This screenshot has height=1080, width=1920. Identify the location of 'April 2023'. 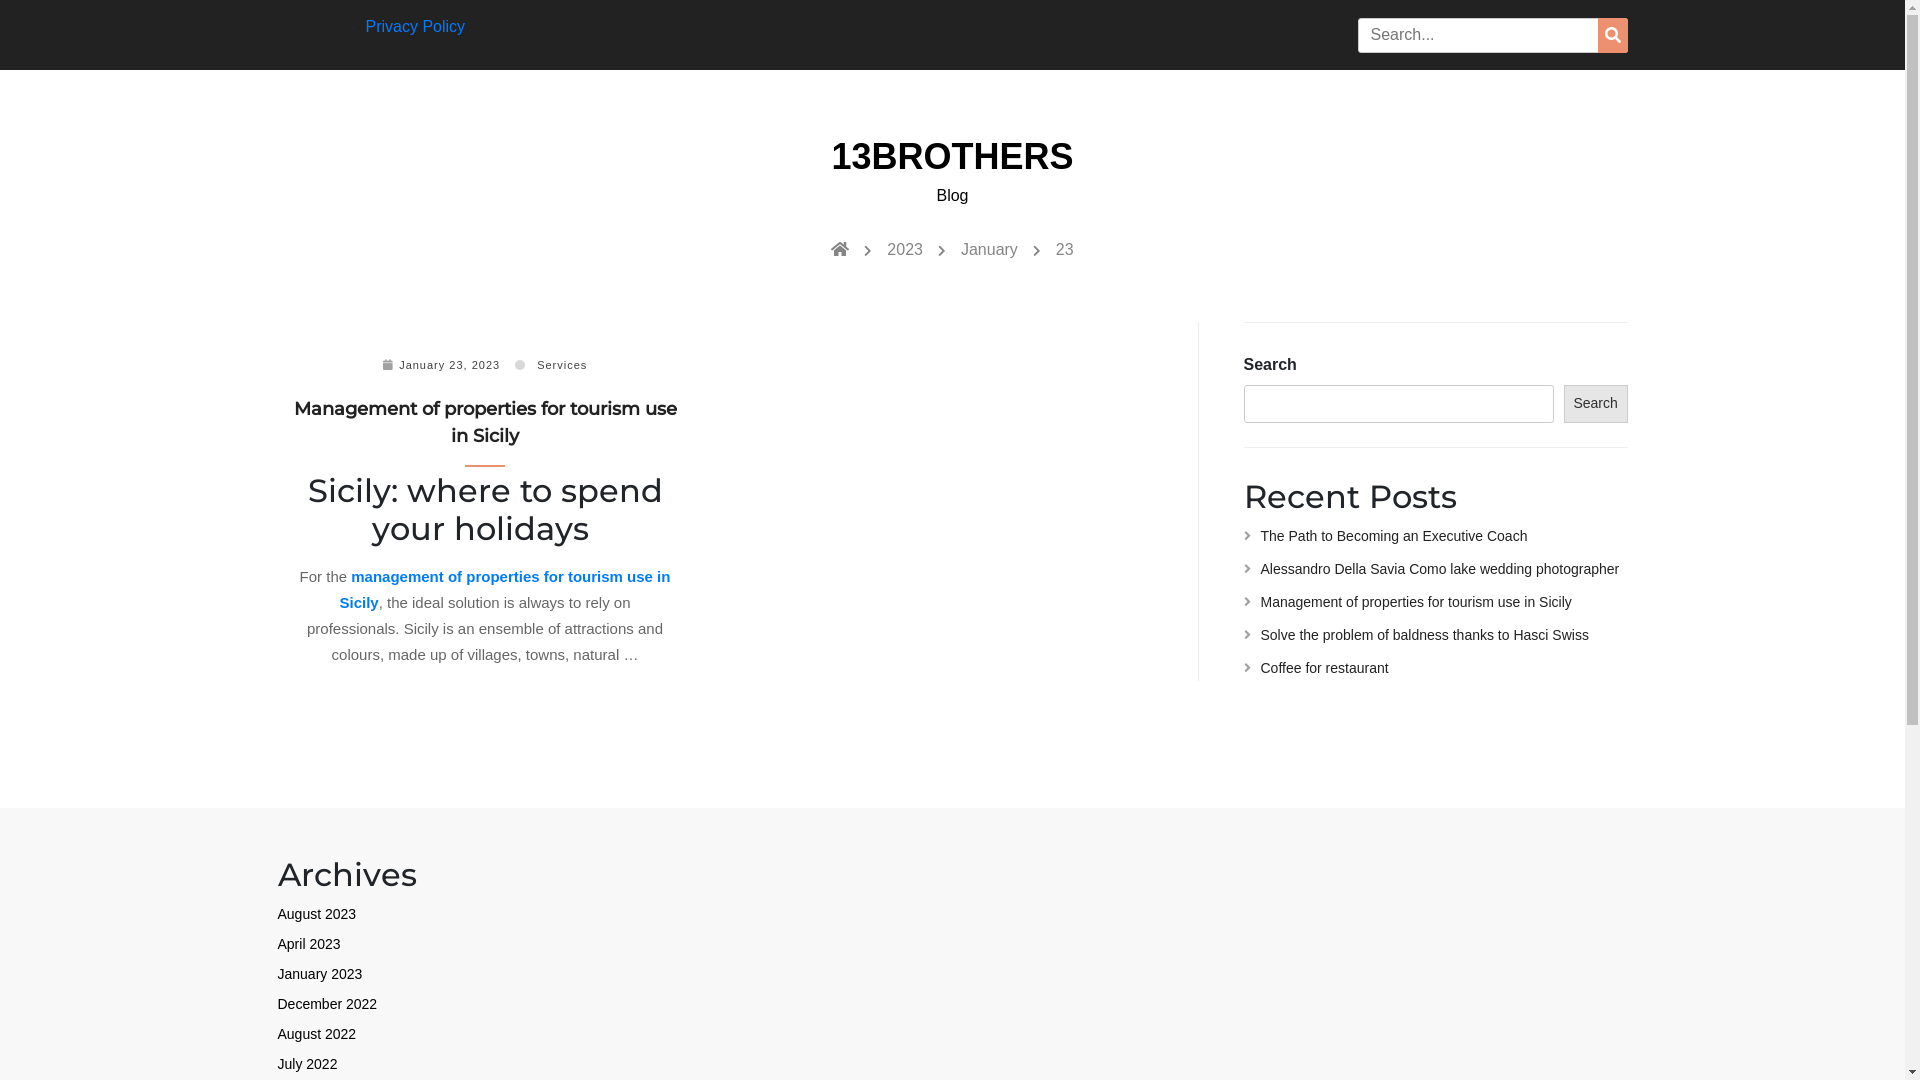
(308, 944).